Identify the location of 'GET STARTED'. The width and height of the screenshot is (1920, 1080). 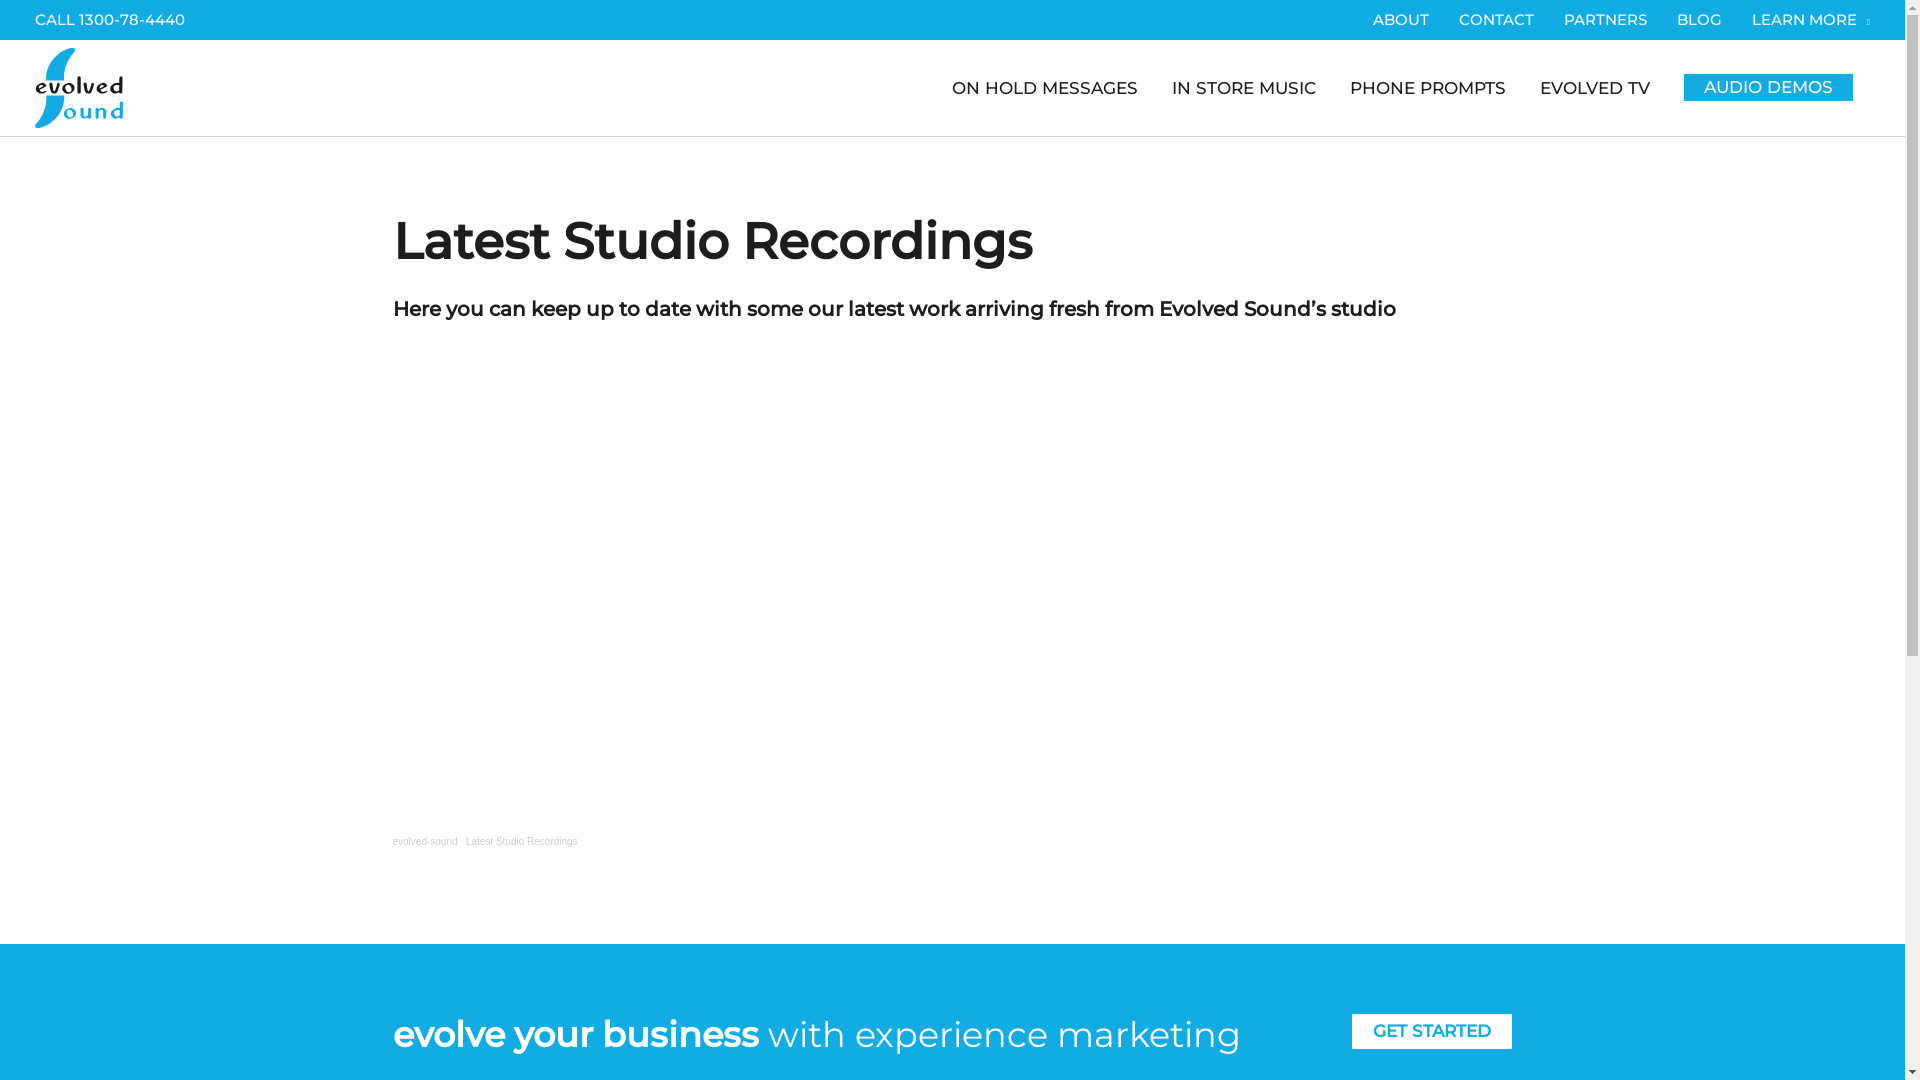
(1430, 1031).